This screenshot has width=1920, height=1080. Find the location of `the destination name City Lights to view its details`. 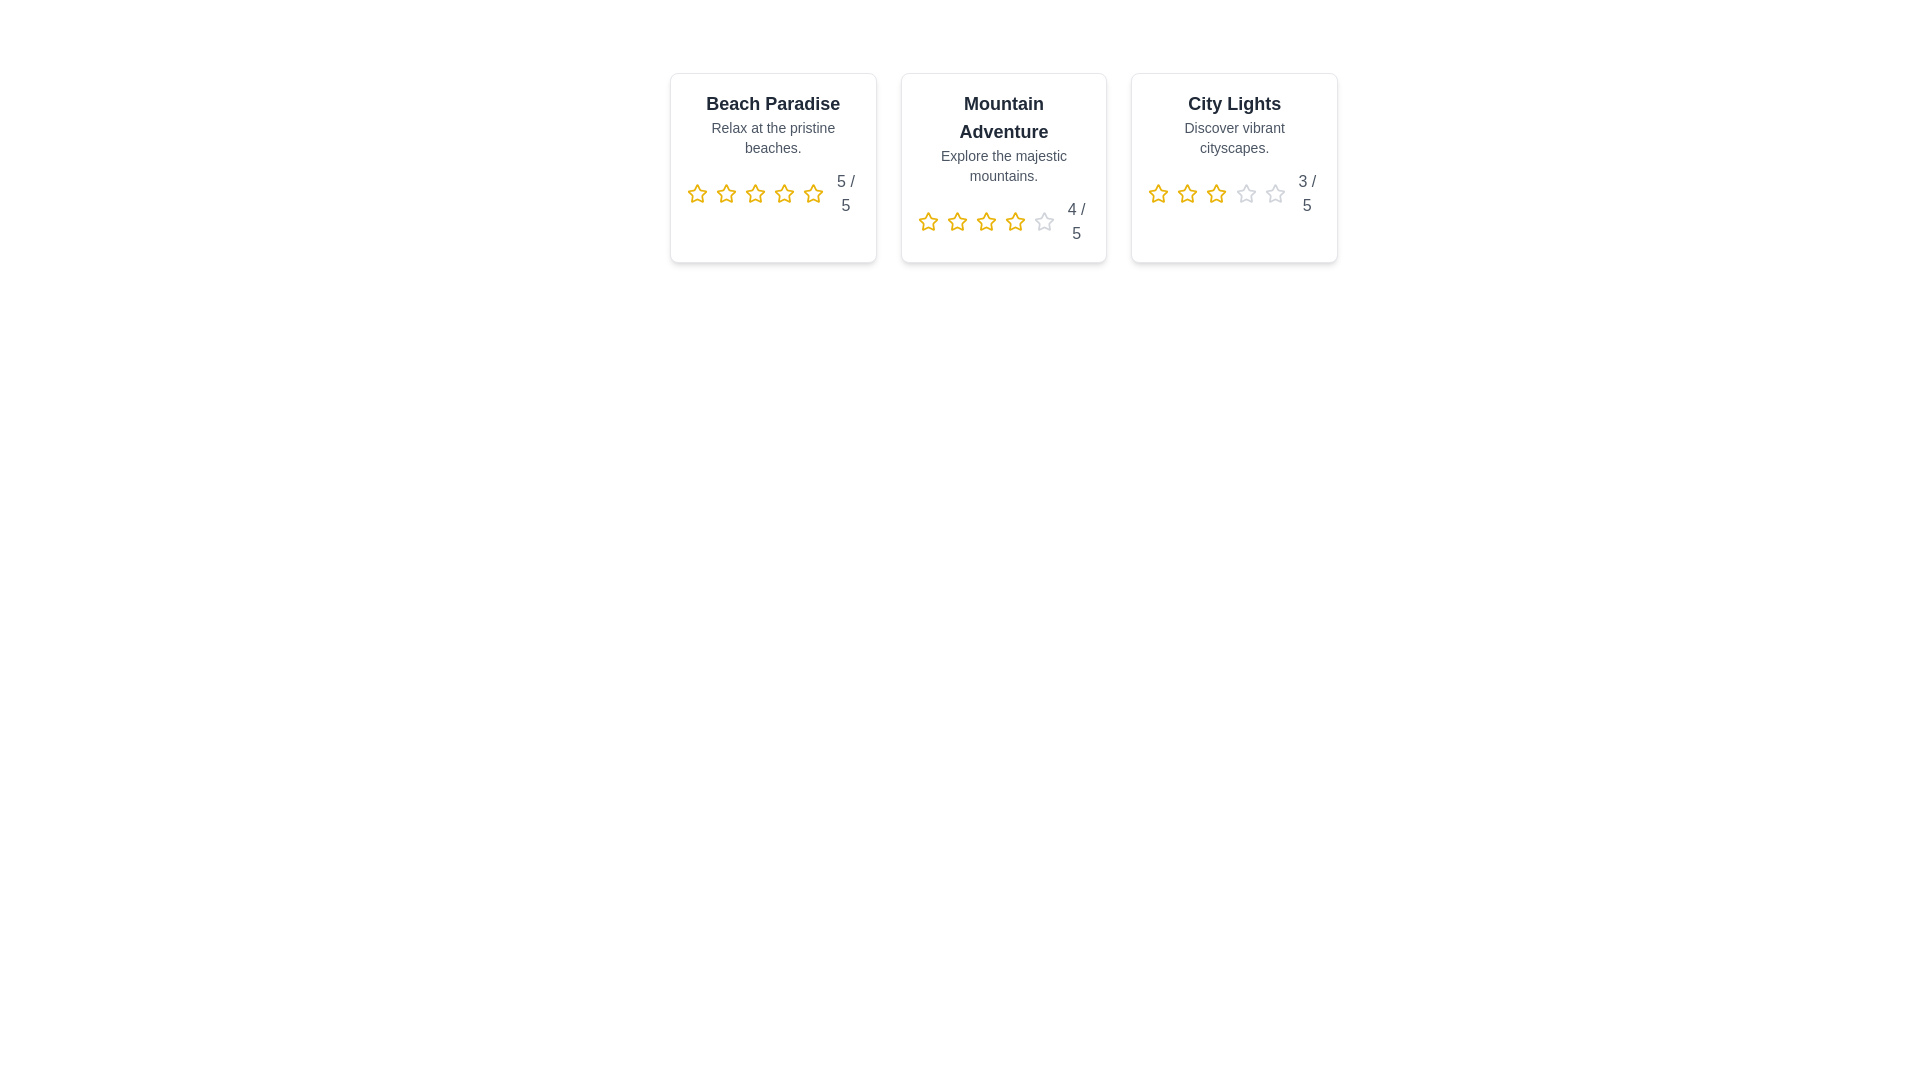

the destination name City Lights to view its details is located at coordinates (1232, 104).